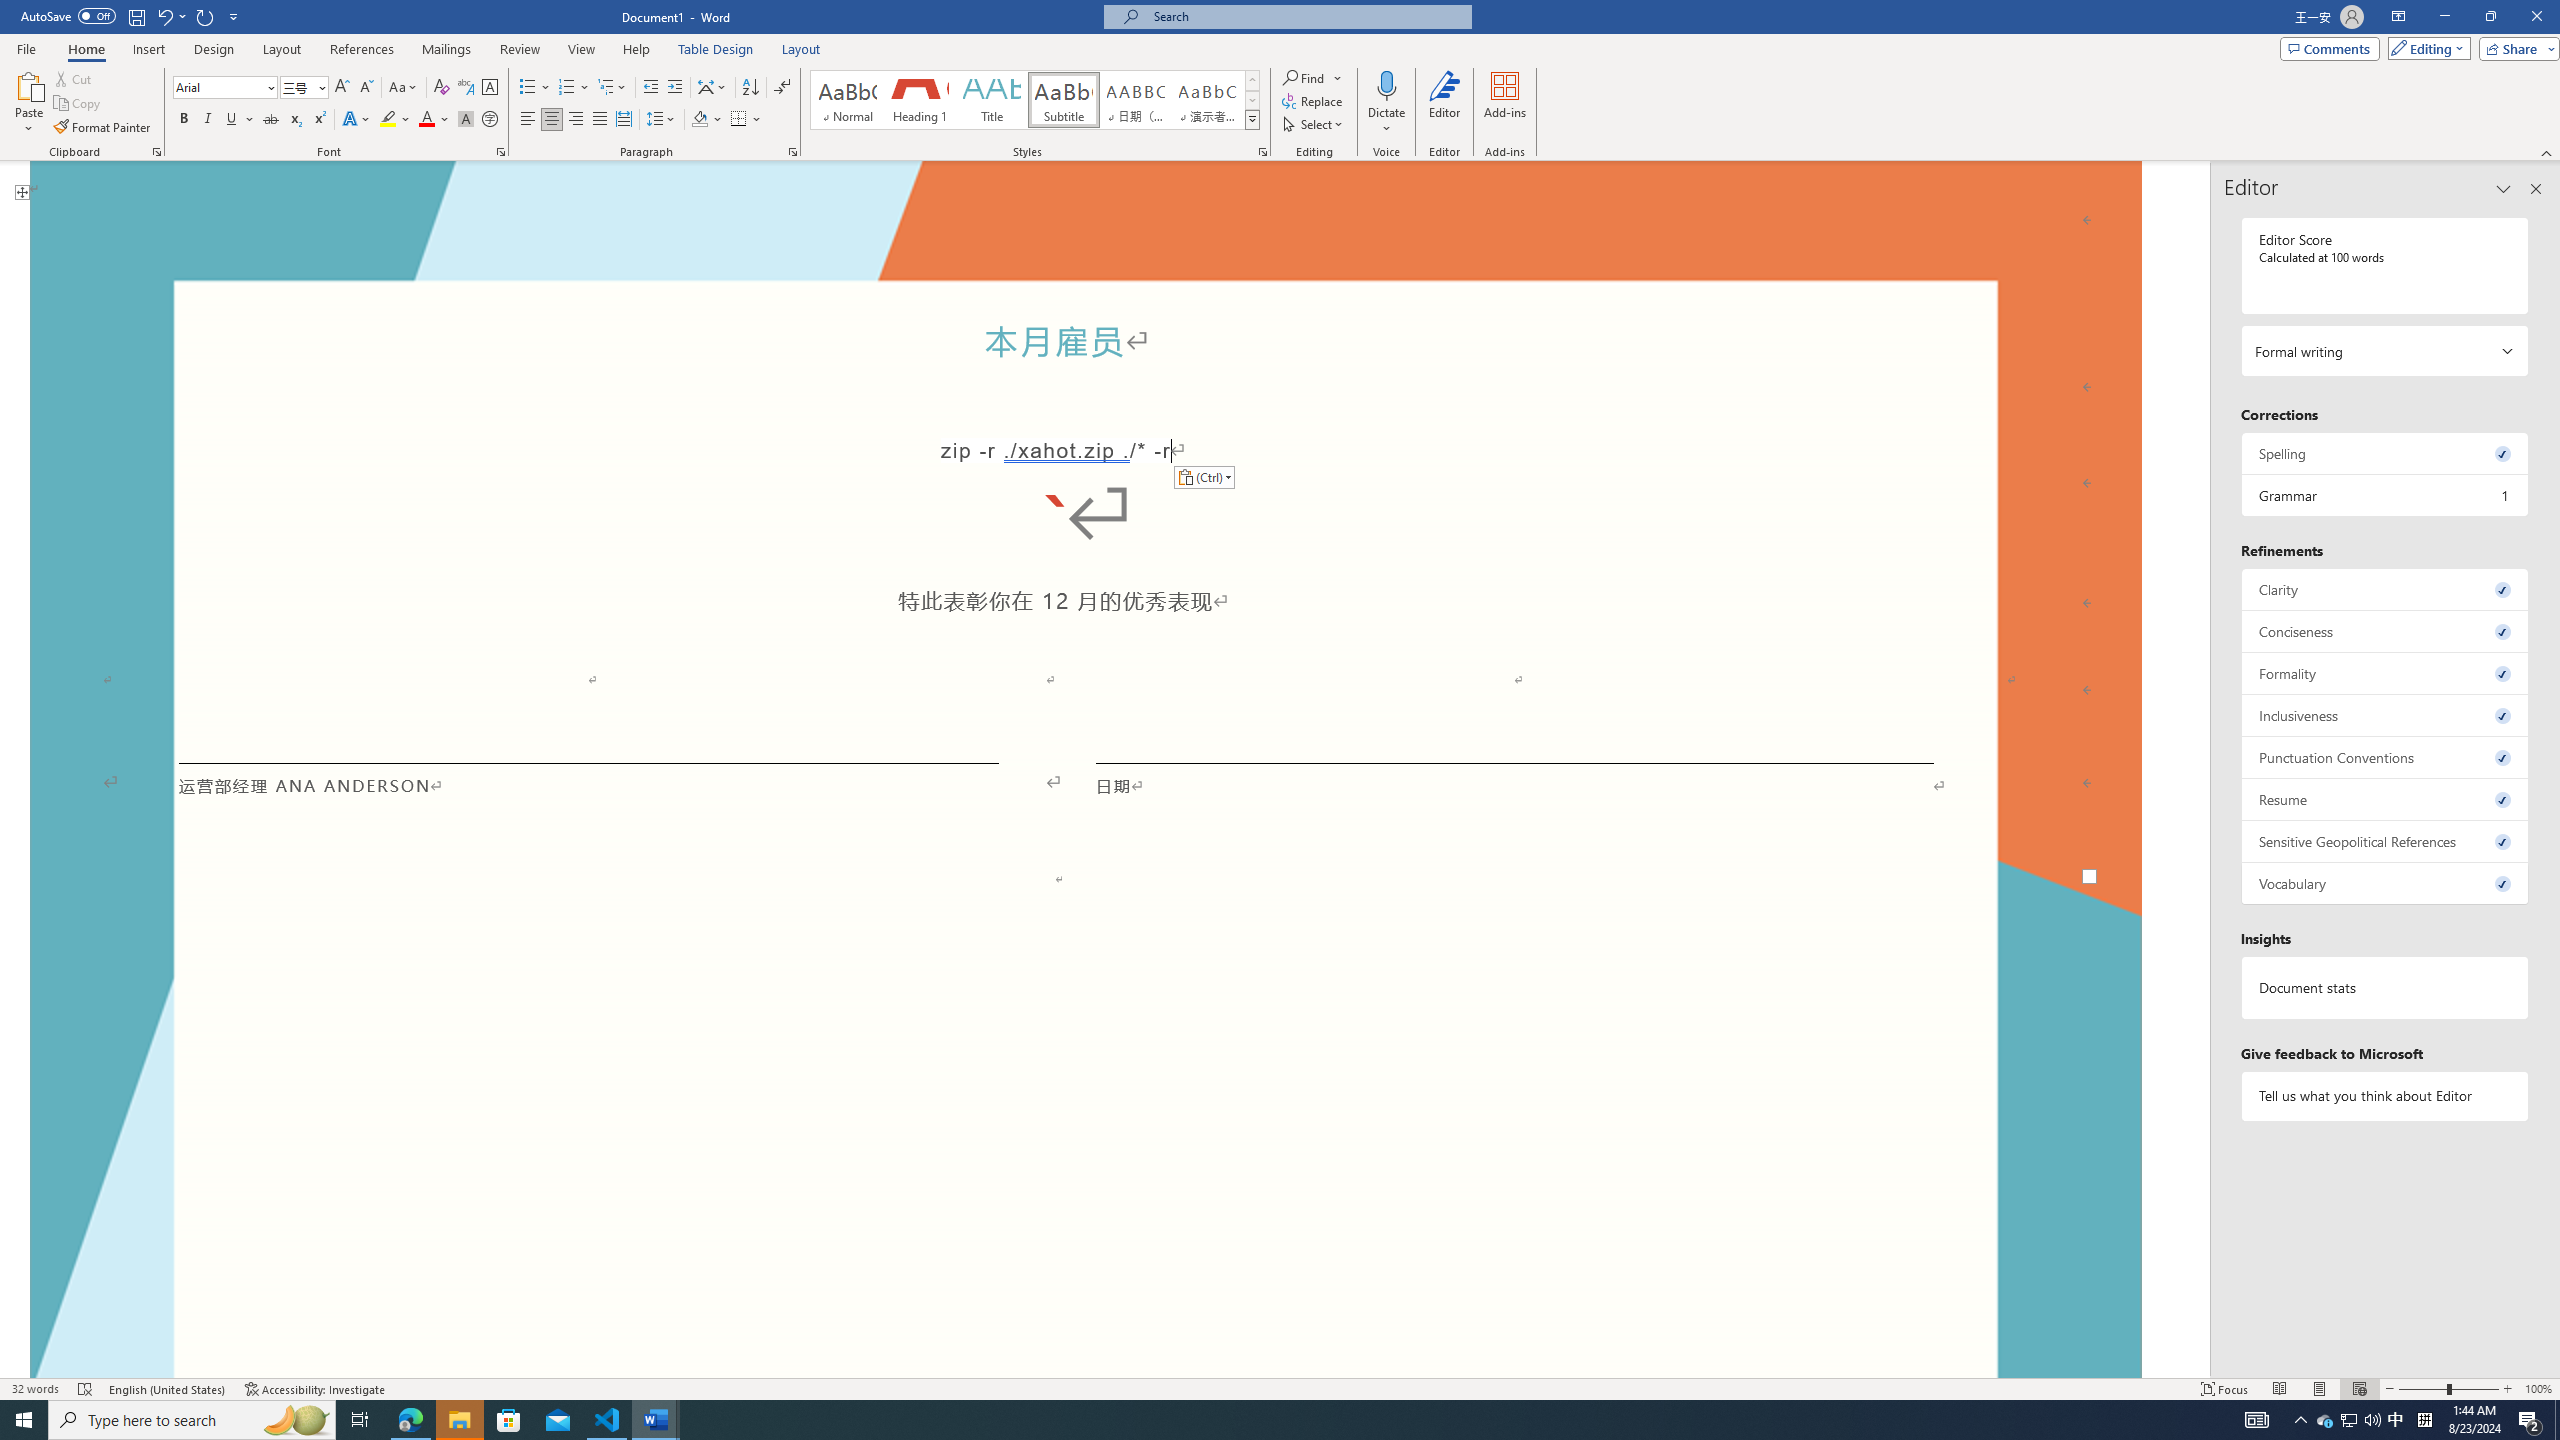  I want to click on 'Vocabulary, 0 issues. Press space or enter to review items.', so click(2384, 882).